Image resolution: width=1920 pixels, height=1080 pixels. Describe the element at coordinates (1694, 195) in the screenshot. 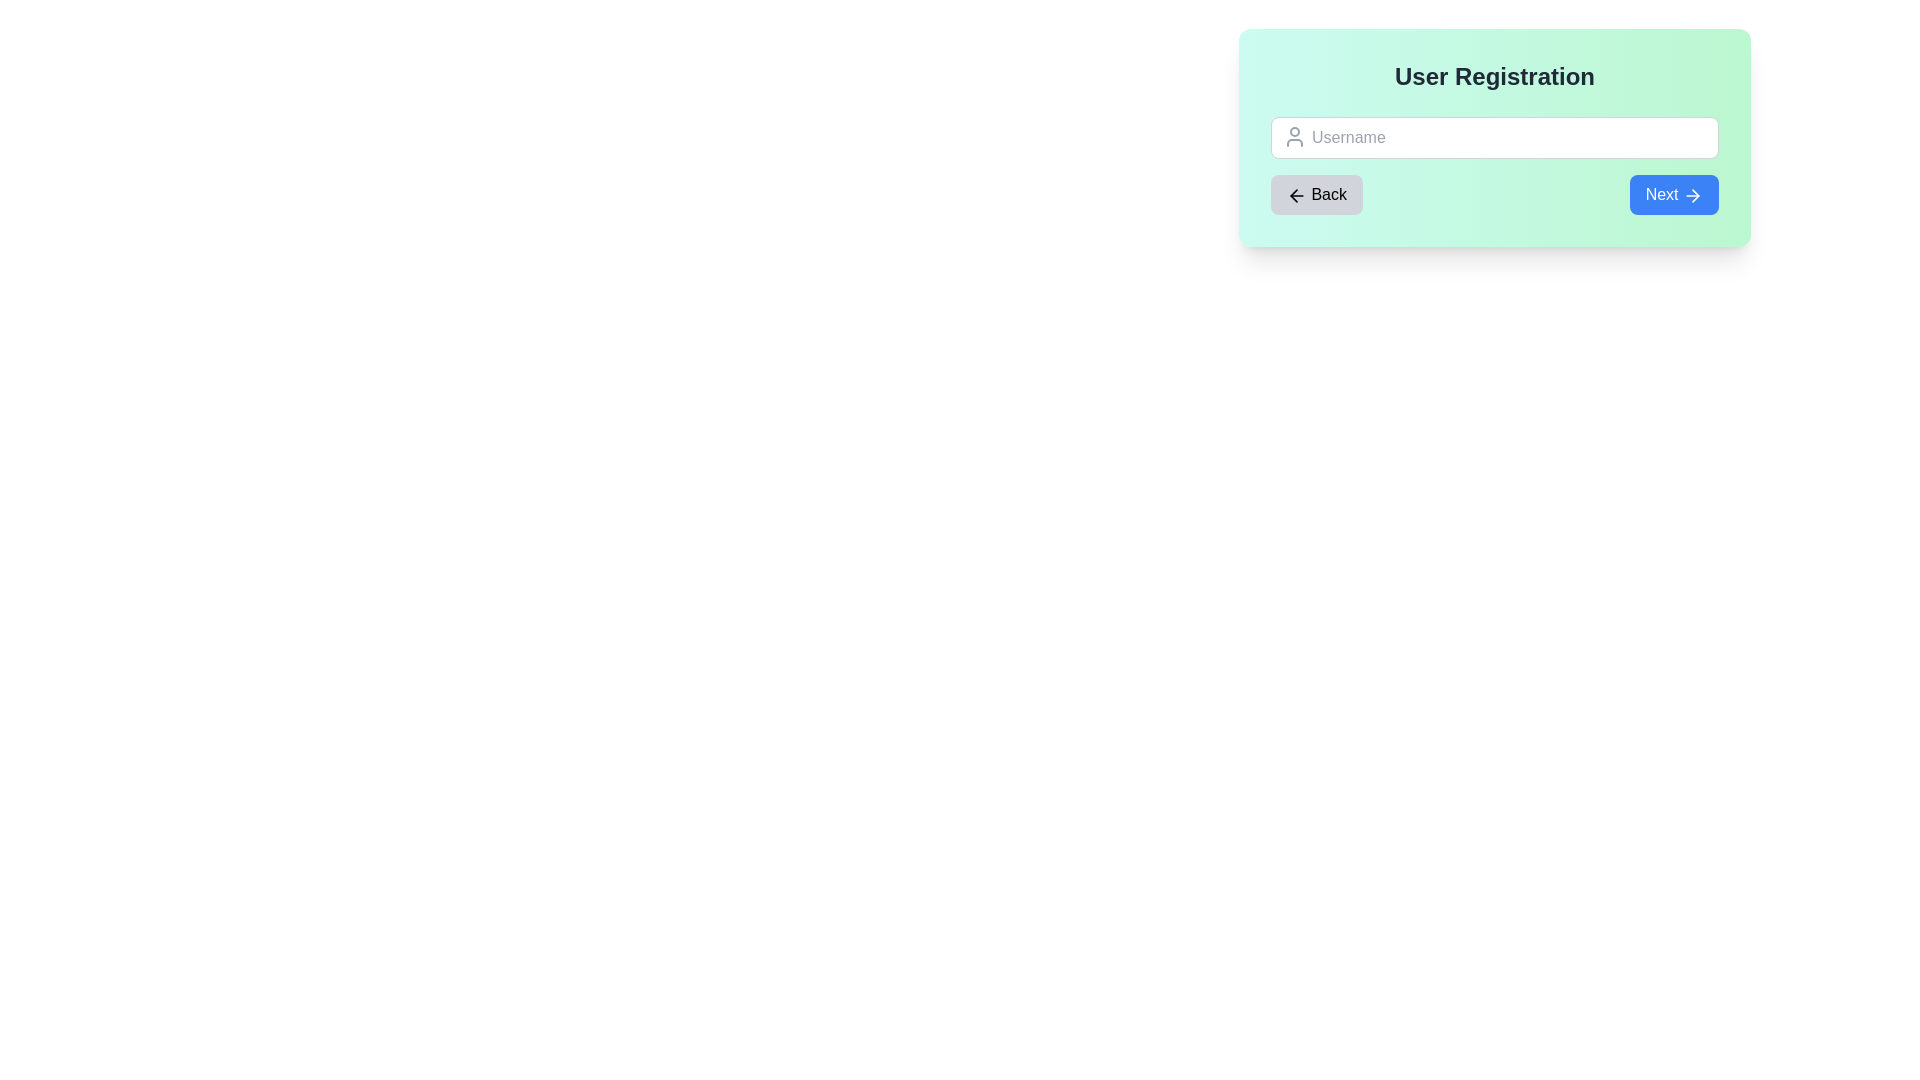

I see `the right arrow icon that is part of the 'Next' button located to the right of the 'Username' input field in the registration form` at that location.